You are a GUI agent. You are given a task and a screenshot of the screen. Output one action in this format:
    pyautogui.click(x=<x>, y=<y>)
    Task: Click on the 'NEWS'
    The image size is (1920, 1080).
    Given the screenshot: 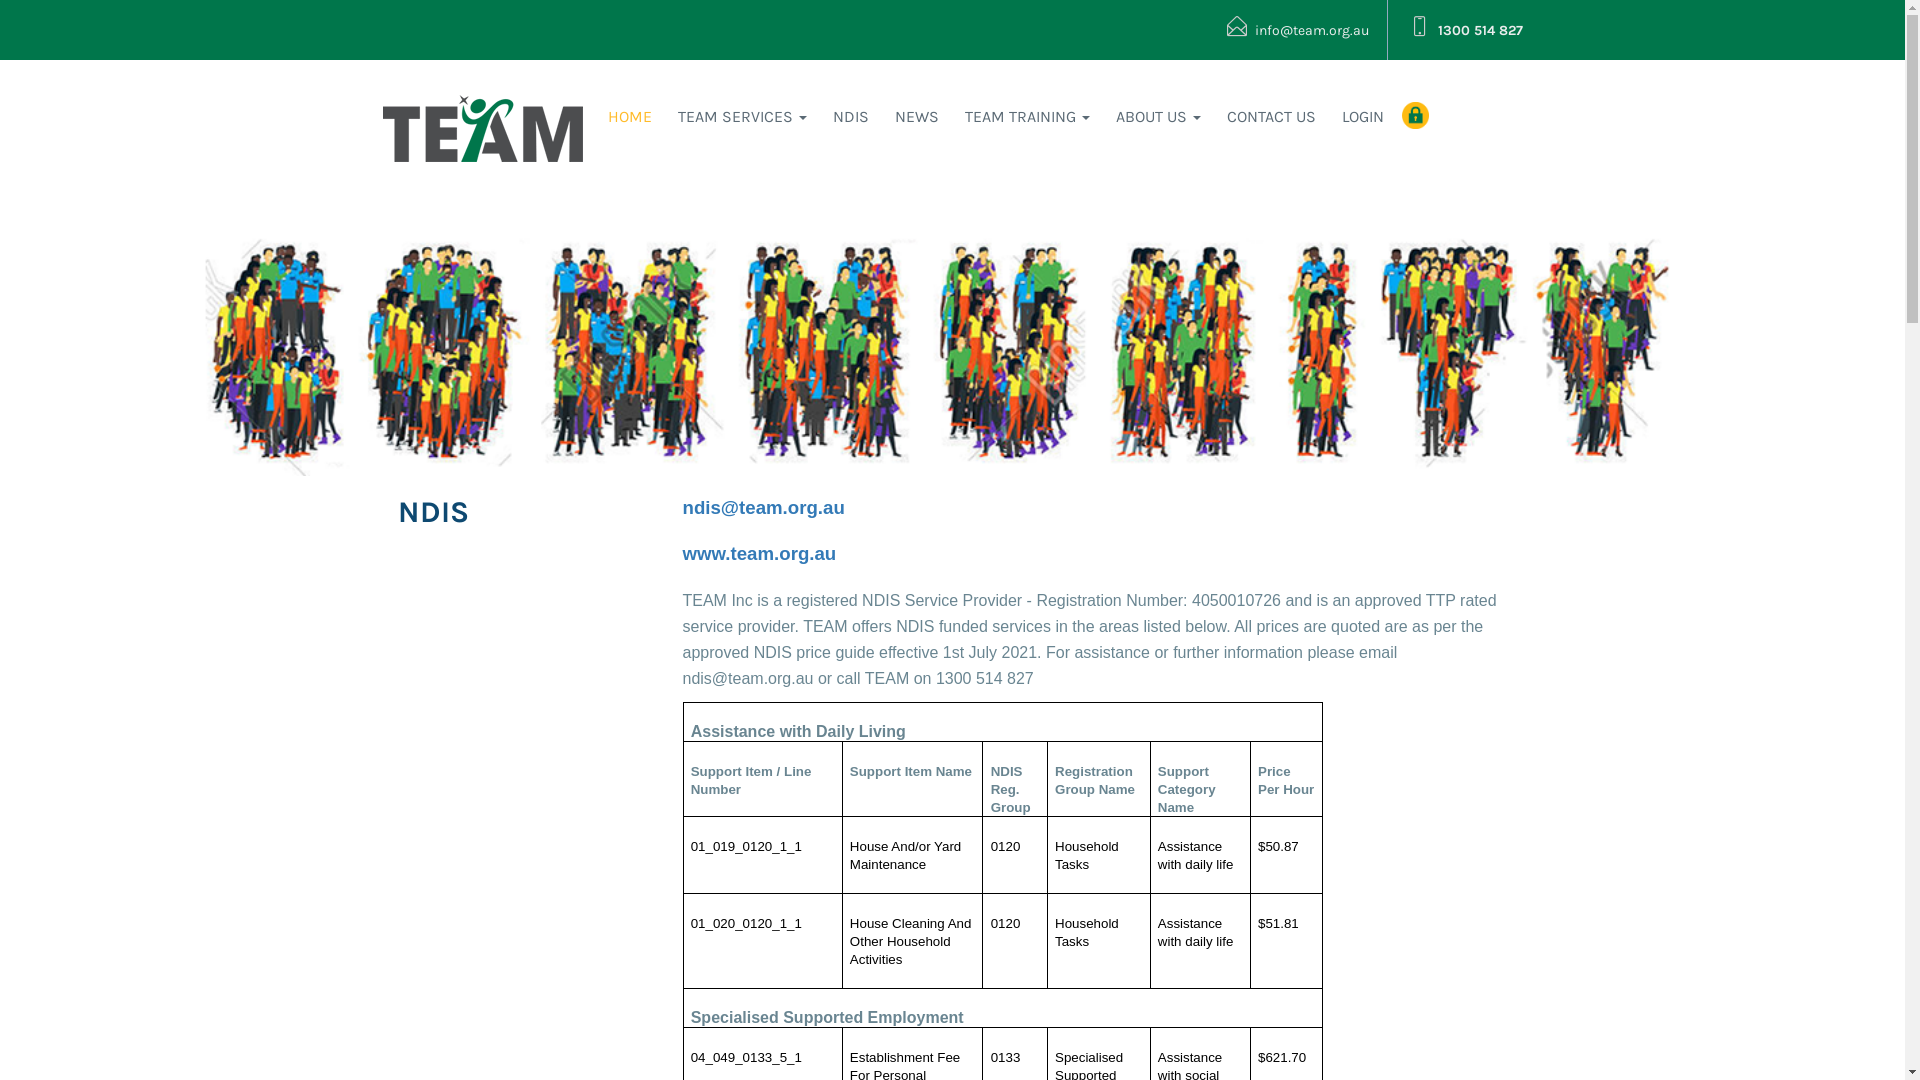 What is the action you would take?
    pyautogui.click(x=915, y=116)
    